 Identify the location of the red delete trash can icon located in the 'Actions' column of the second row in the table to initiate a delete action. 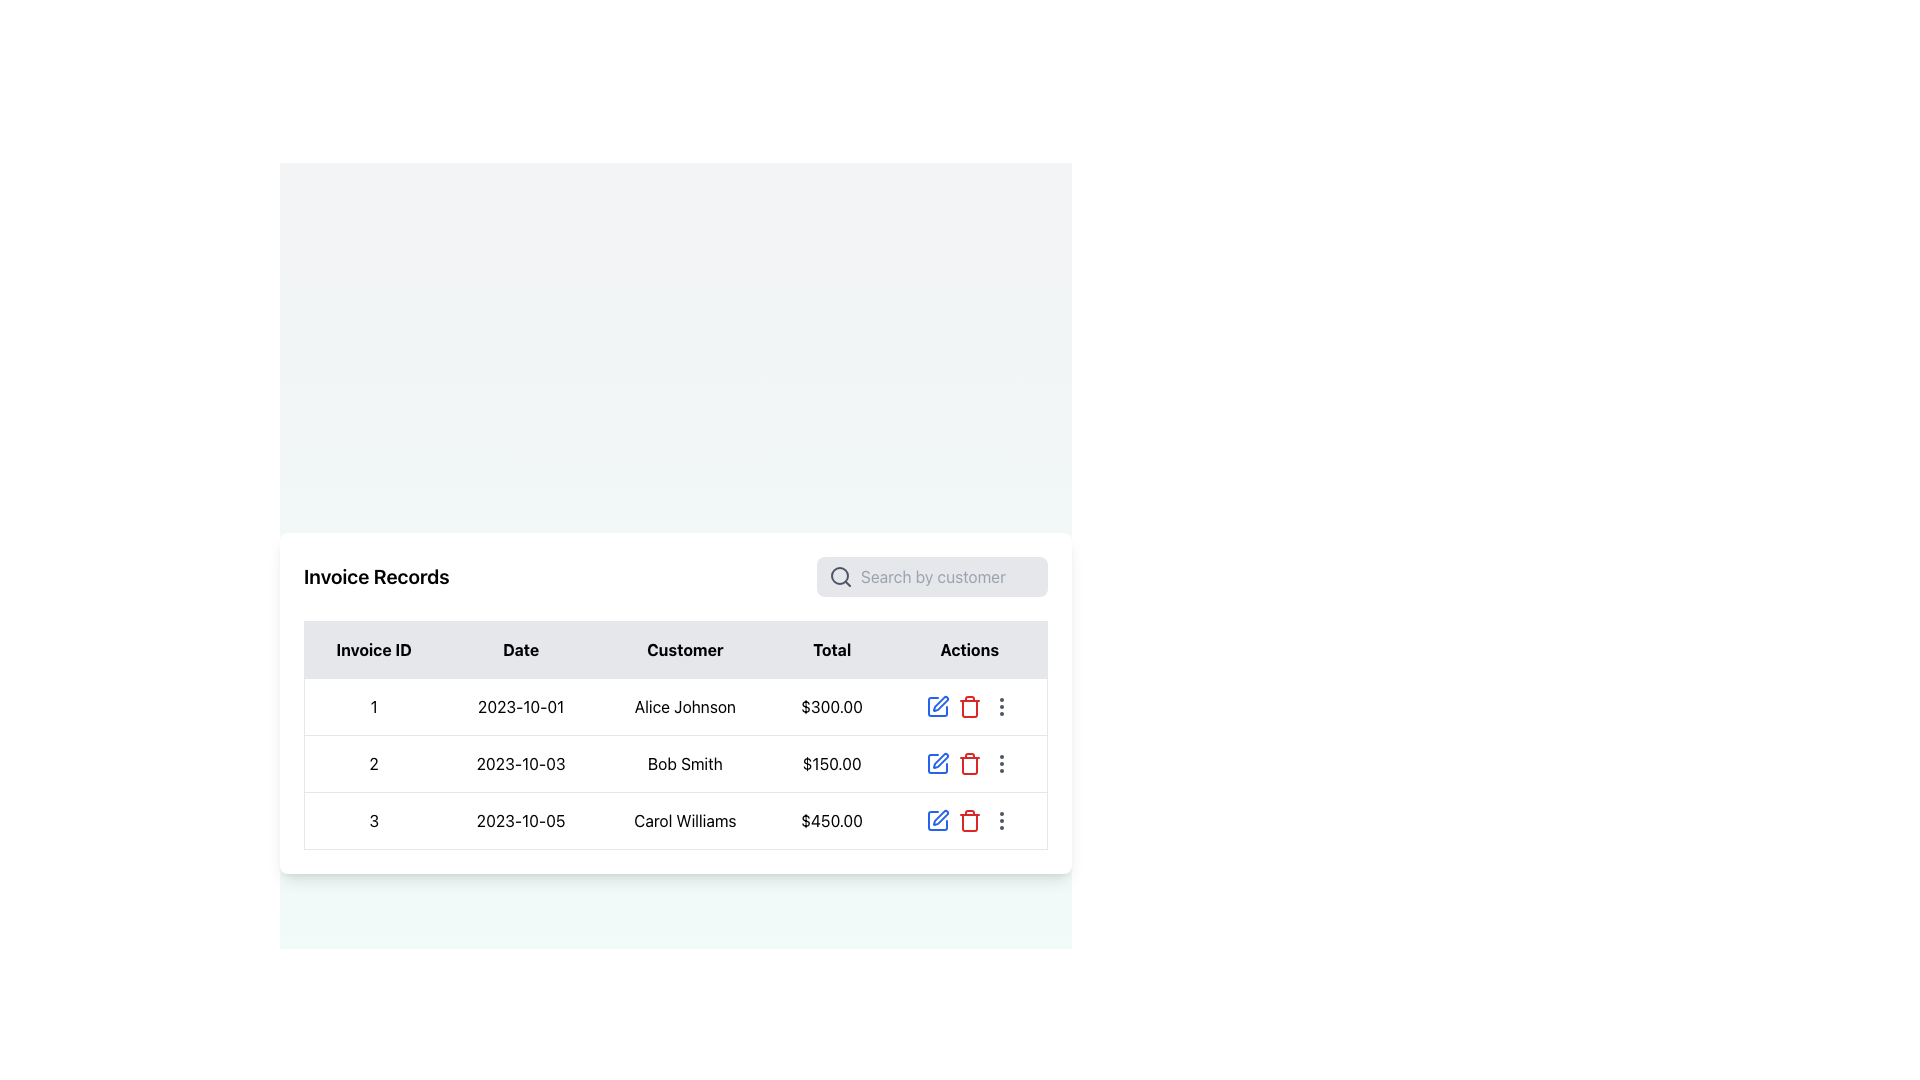
(969, 763).